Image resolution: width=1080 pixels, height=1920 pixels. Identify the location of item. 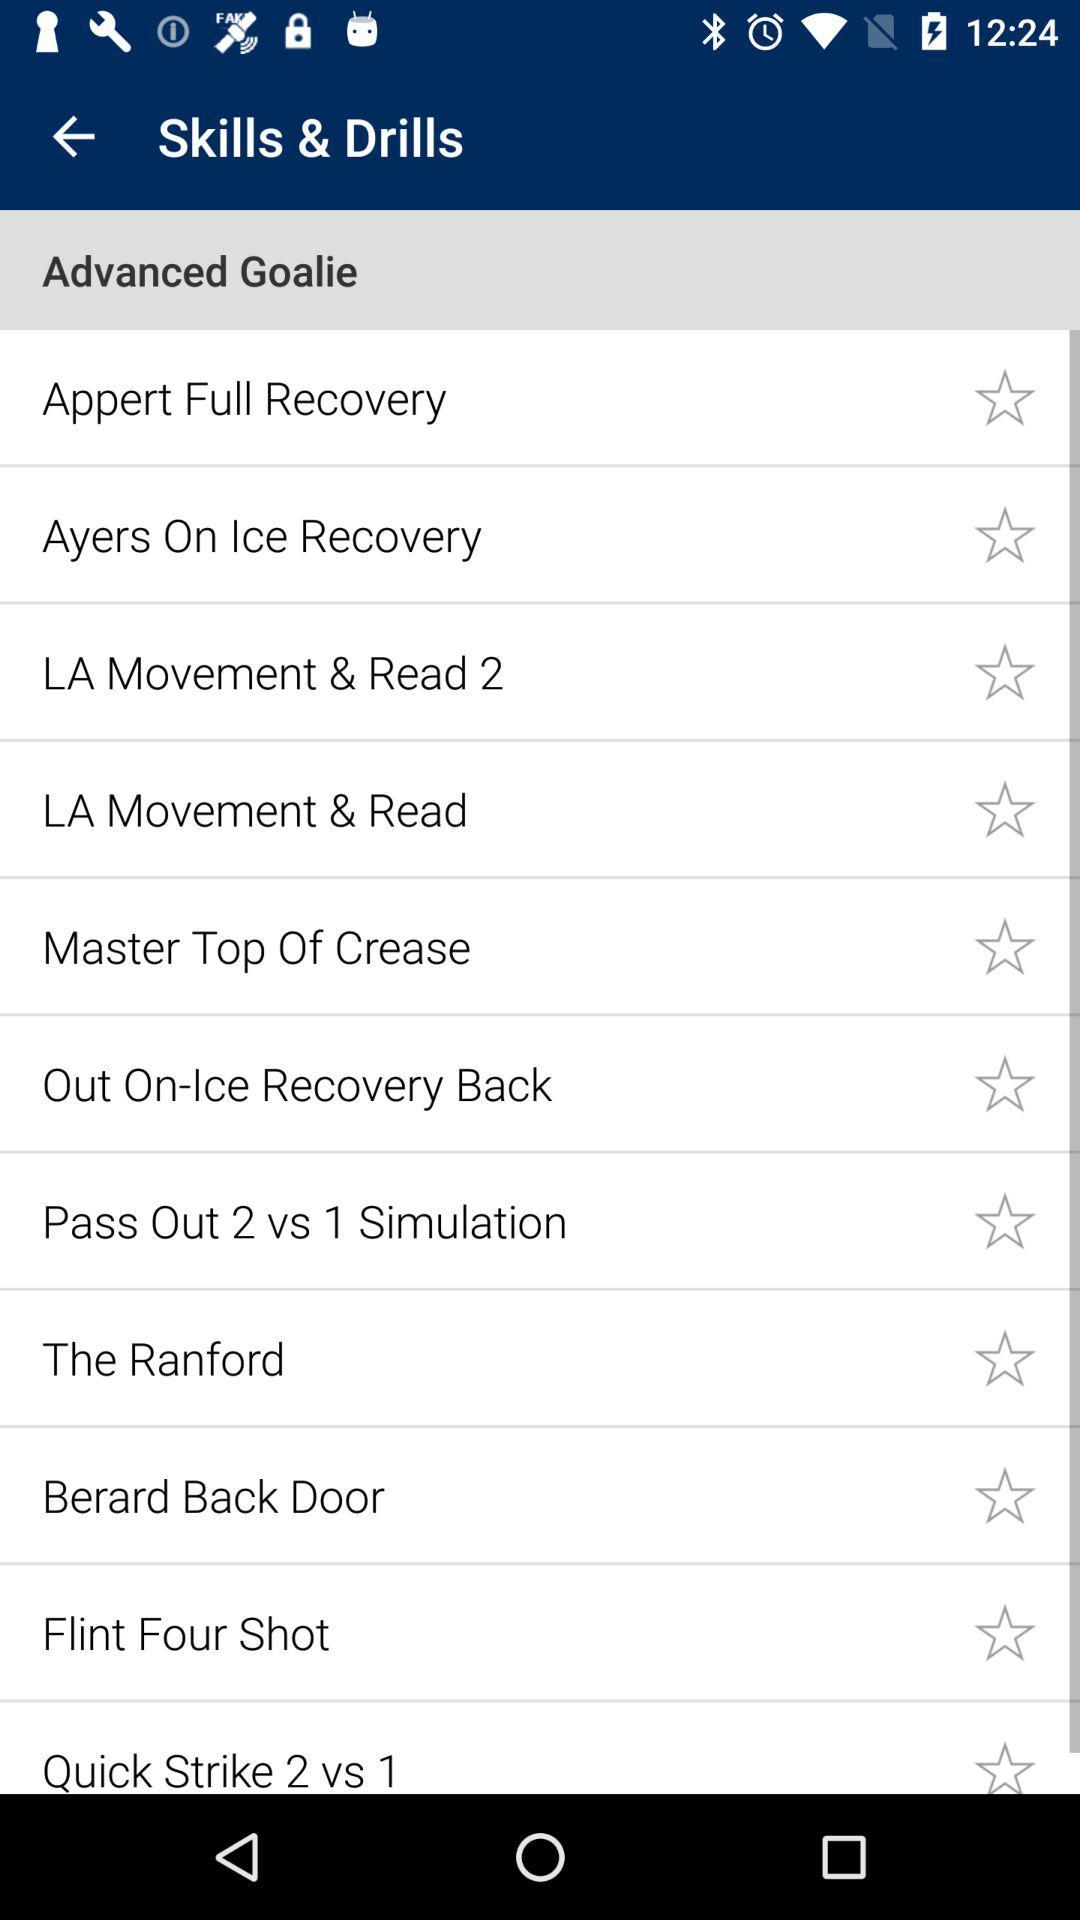
(1026, 396).